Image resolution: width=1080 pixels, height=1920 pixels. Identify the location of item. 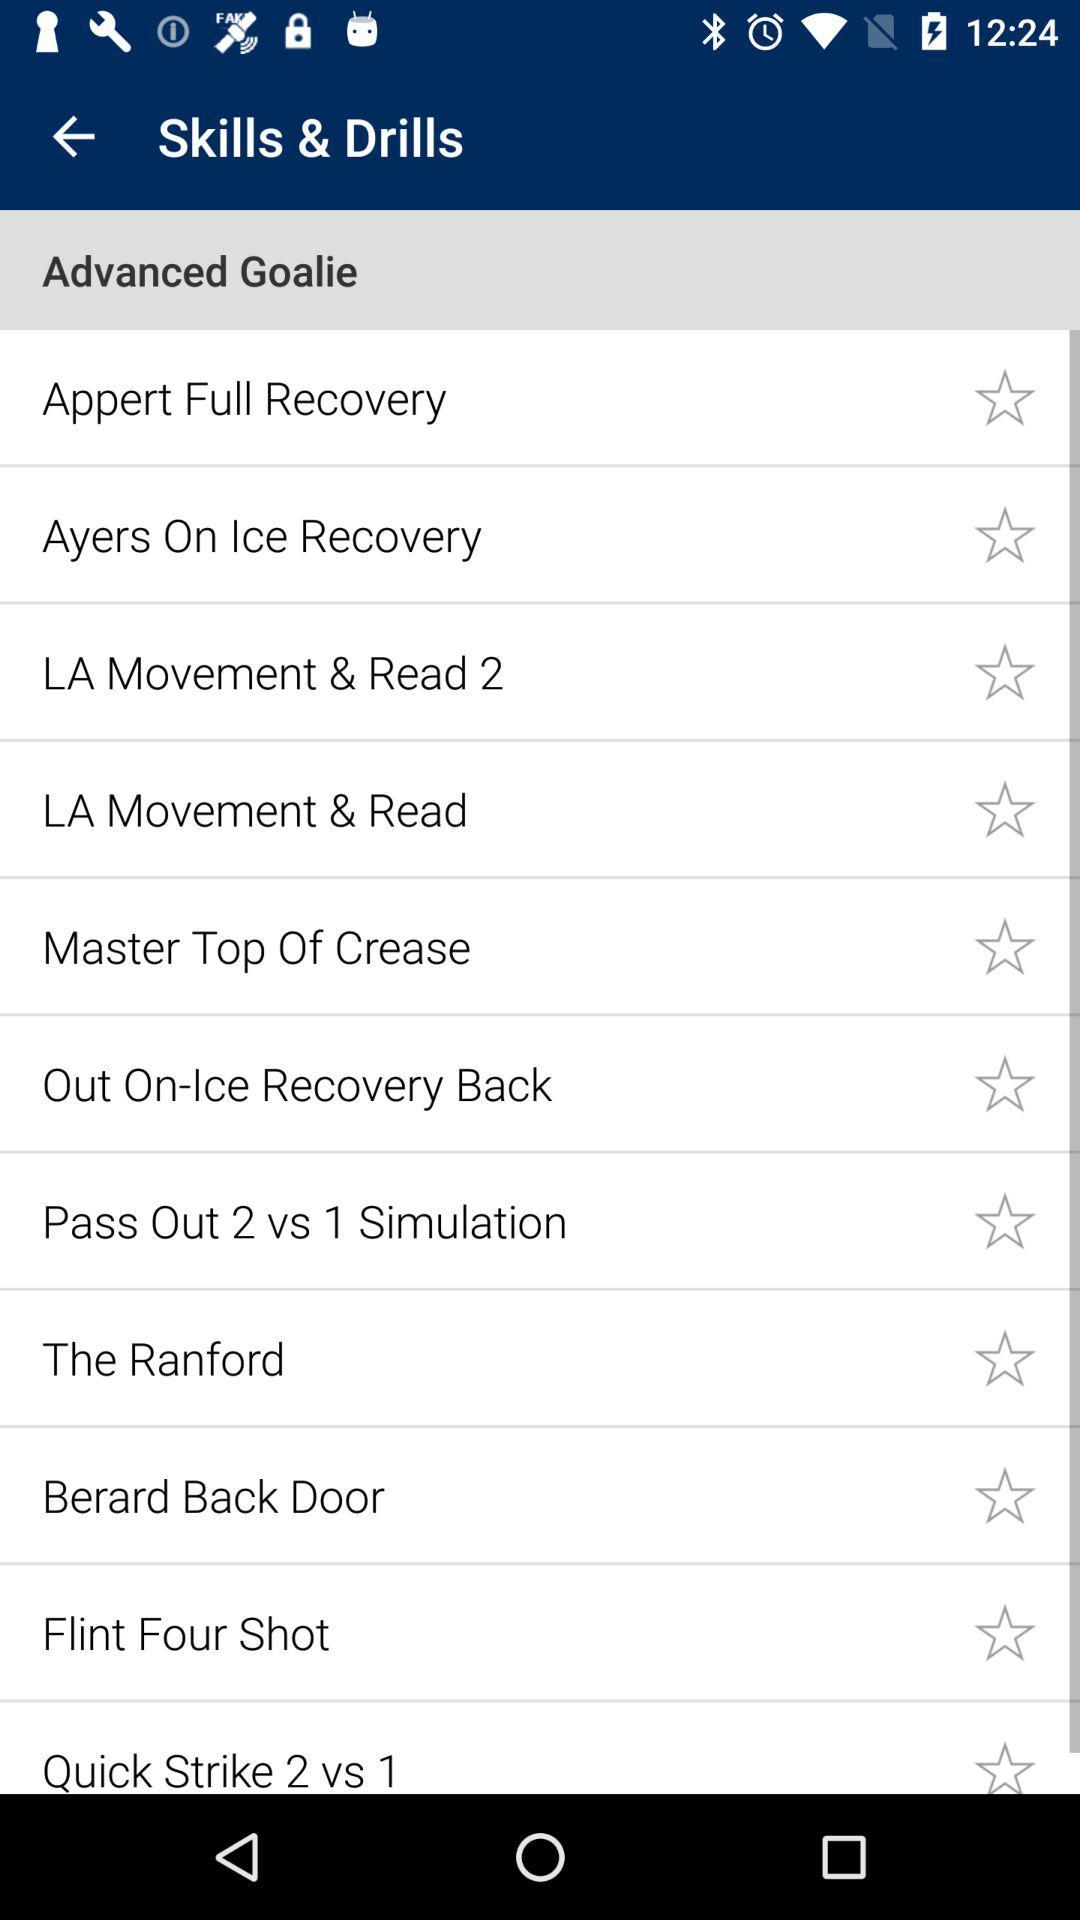
(1026, 396).